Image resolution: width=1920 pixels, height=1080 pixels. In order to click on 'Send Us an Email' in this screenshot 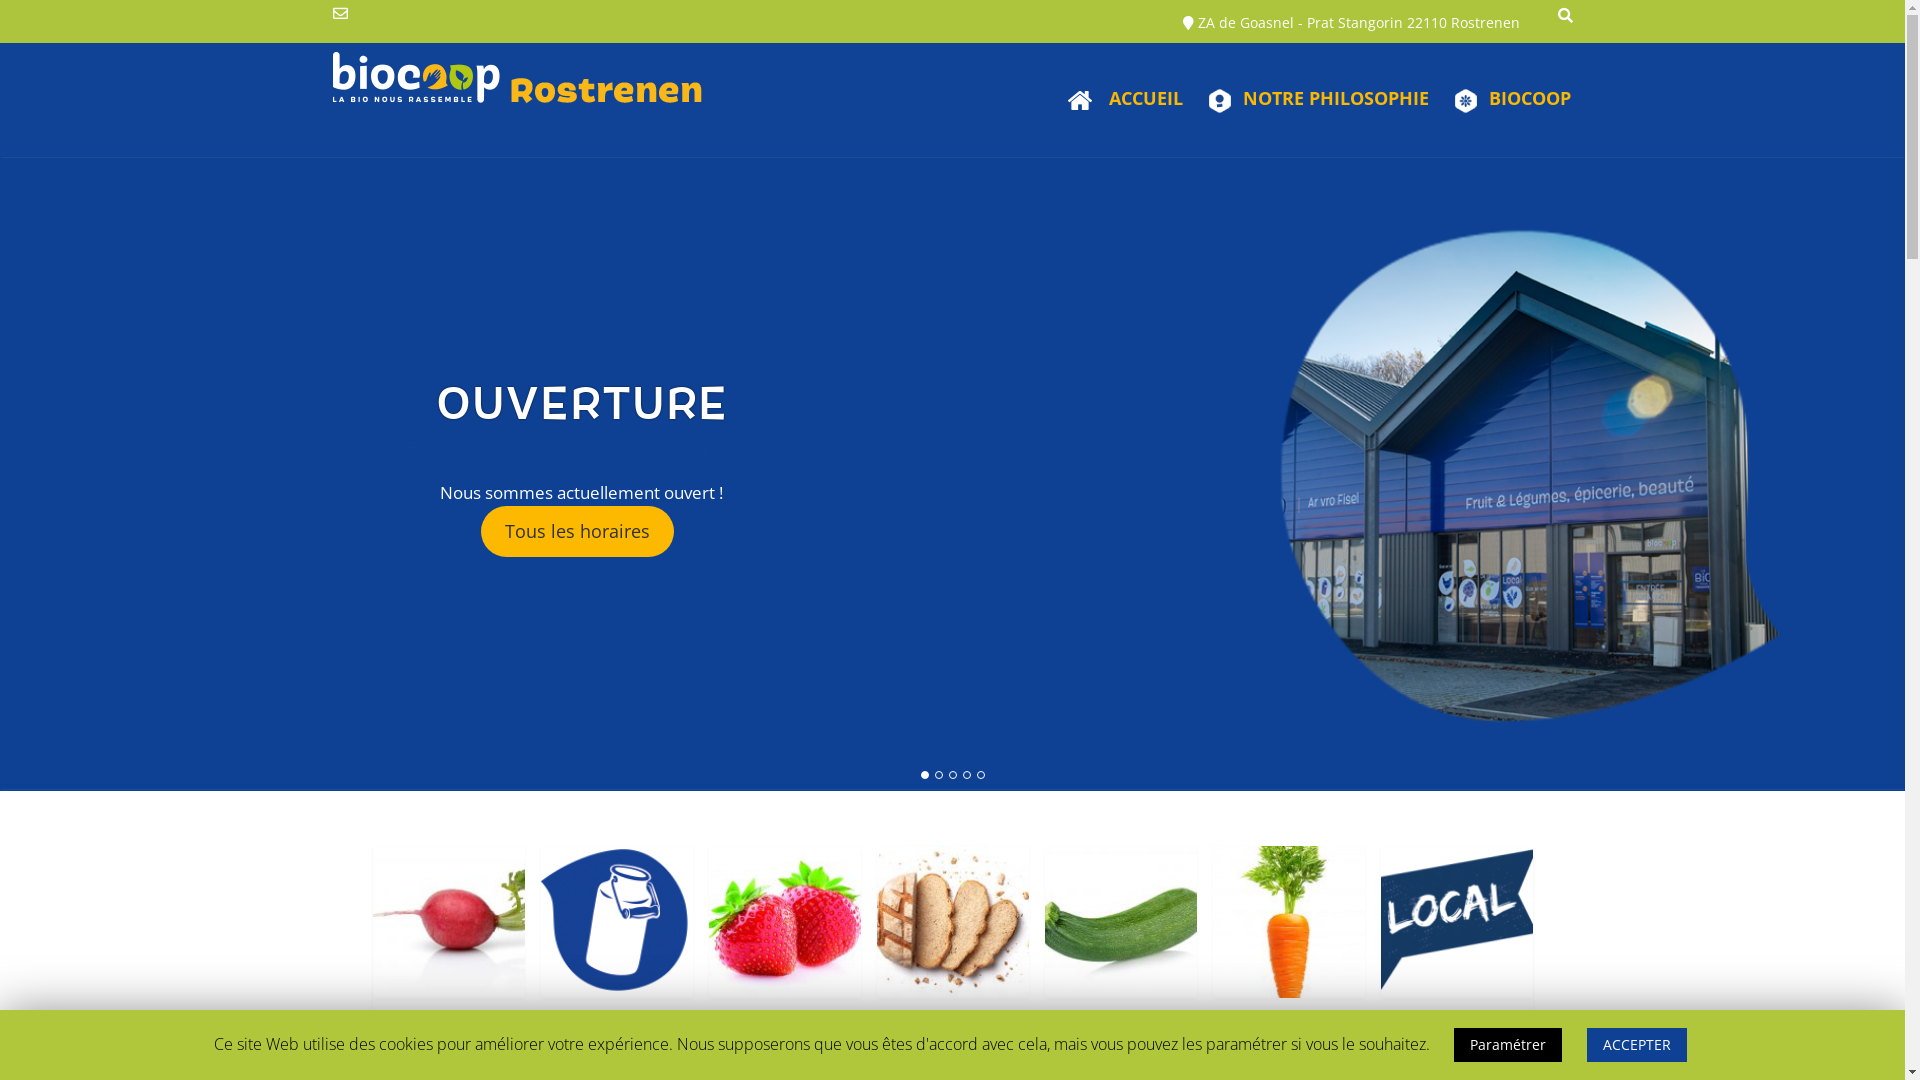, I will do `click(331, 13)`.